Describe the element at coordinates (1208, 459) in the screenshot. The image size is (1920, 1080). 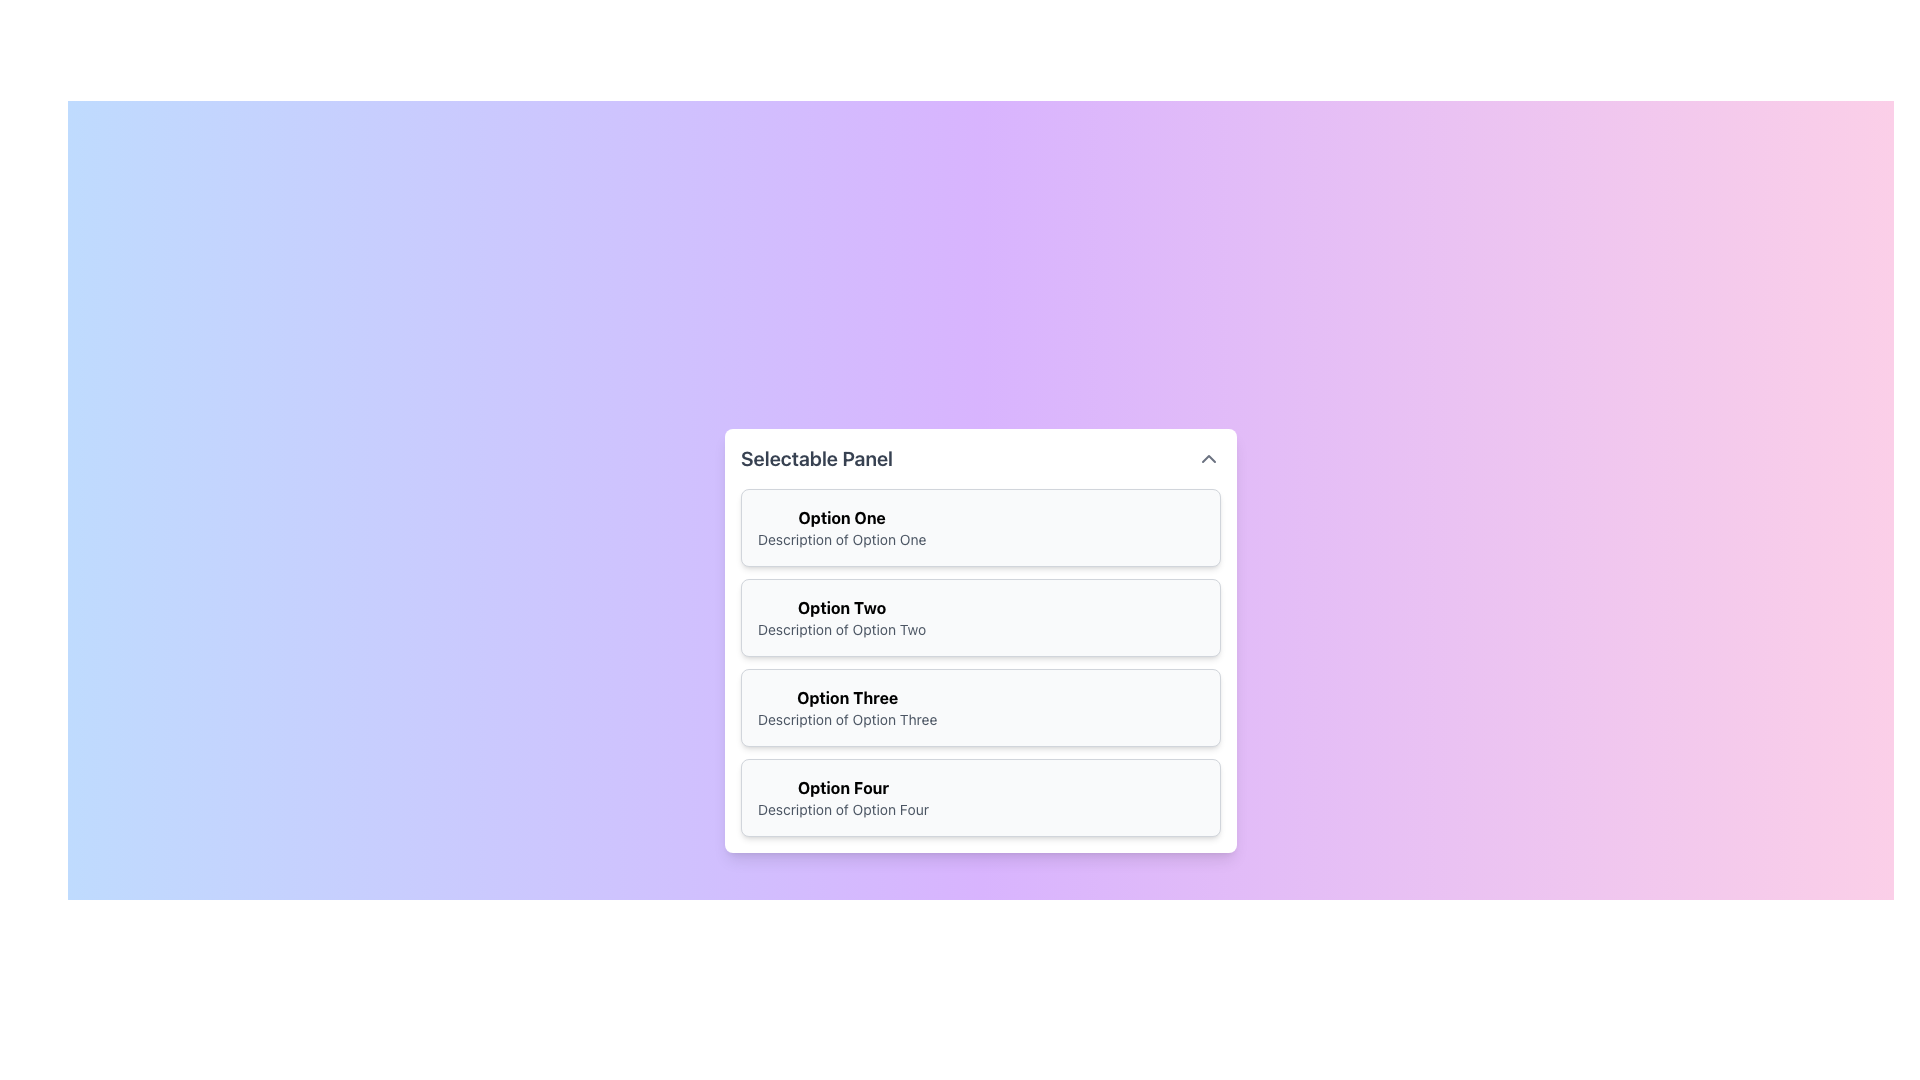
I see `the small, triangular chevron button located at the far right of the header area labeled 'Selectable Panel'` at that location.